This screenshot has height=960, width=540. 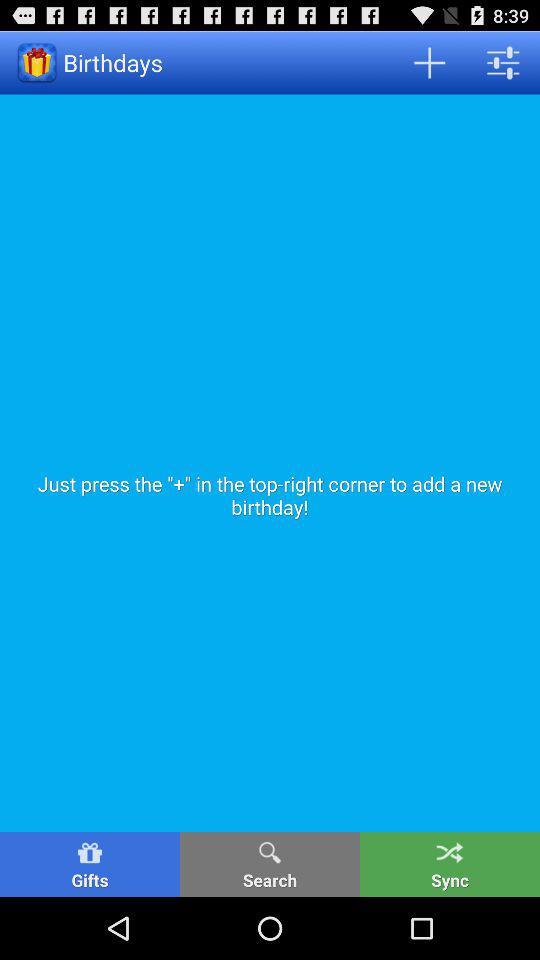 I want to click on gifts button, so click(x=89, y=863).